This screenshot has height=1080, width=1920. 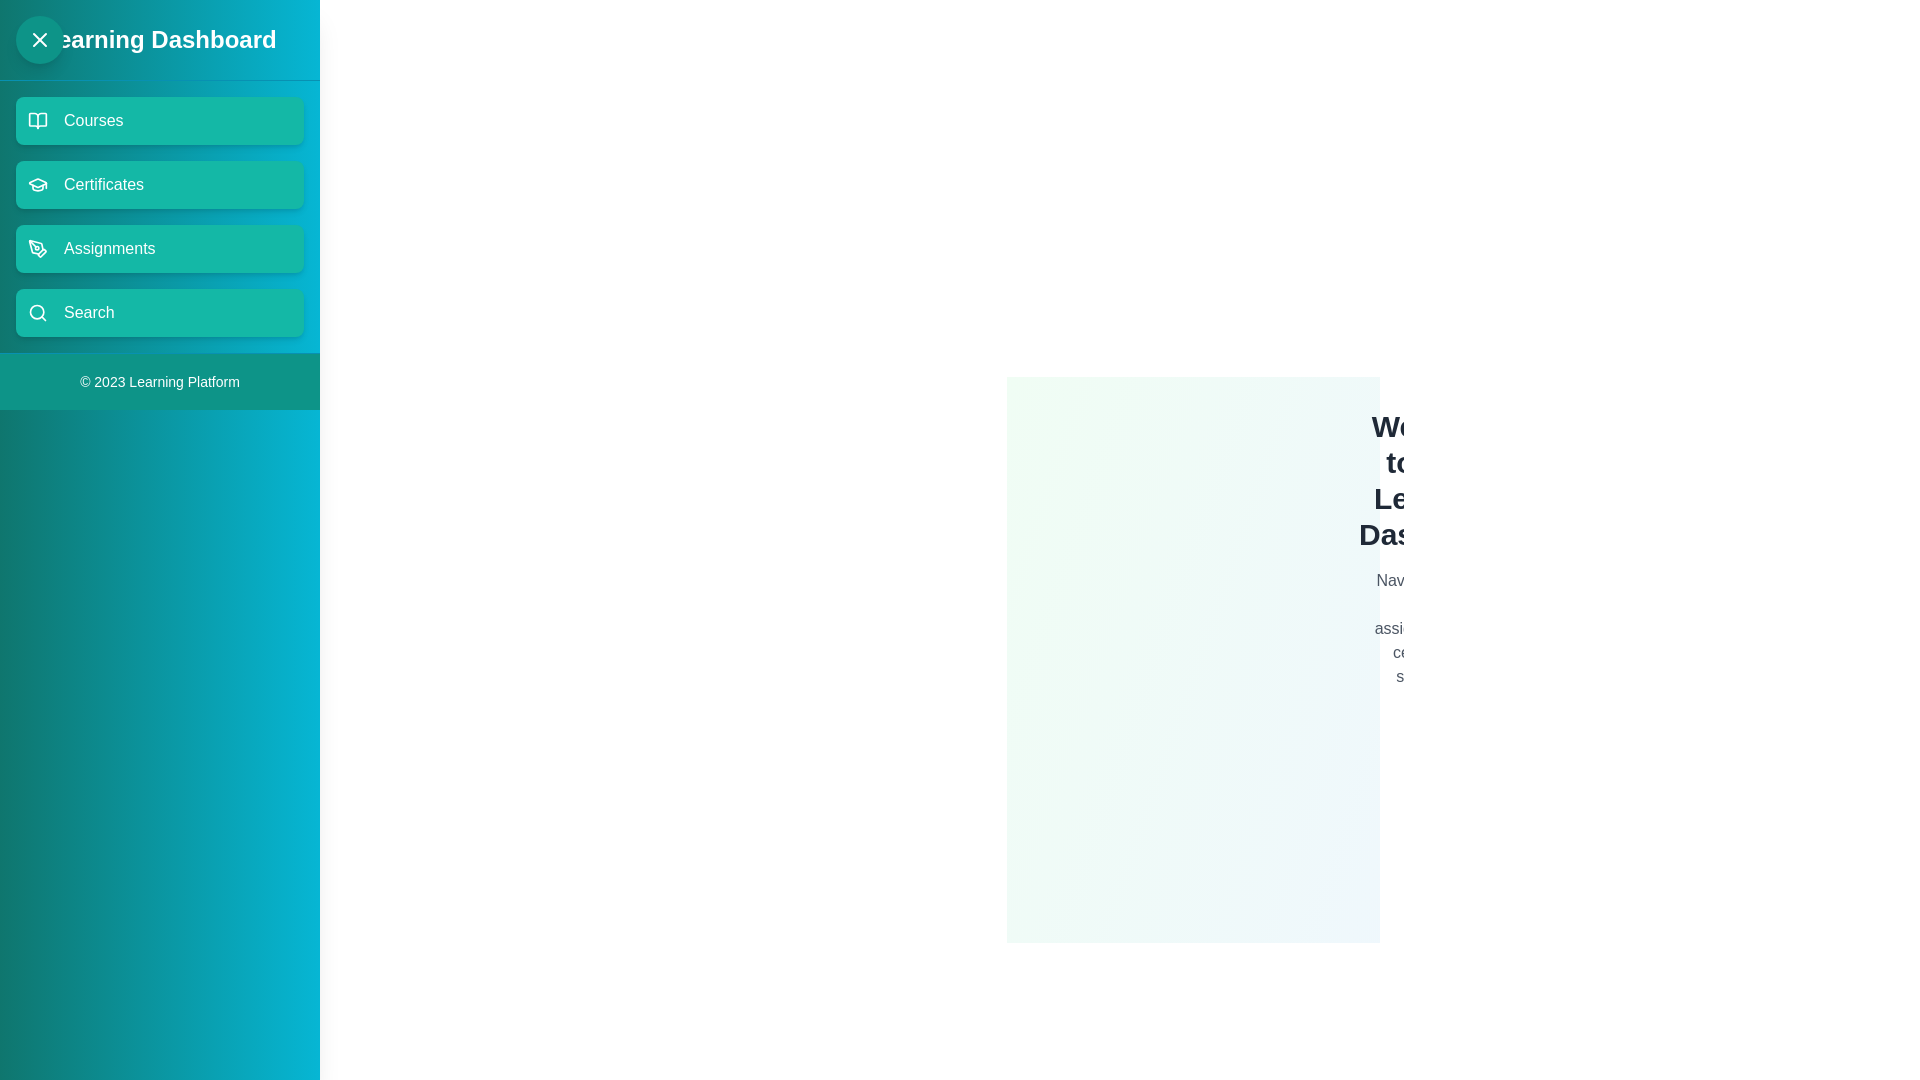 I want to click on the 'Search' button which is located in the bottom-left corner of the interface at the fourth position in the vertical navigation bar, below the 'Assignments' button, so click(x=88, y=312).